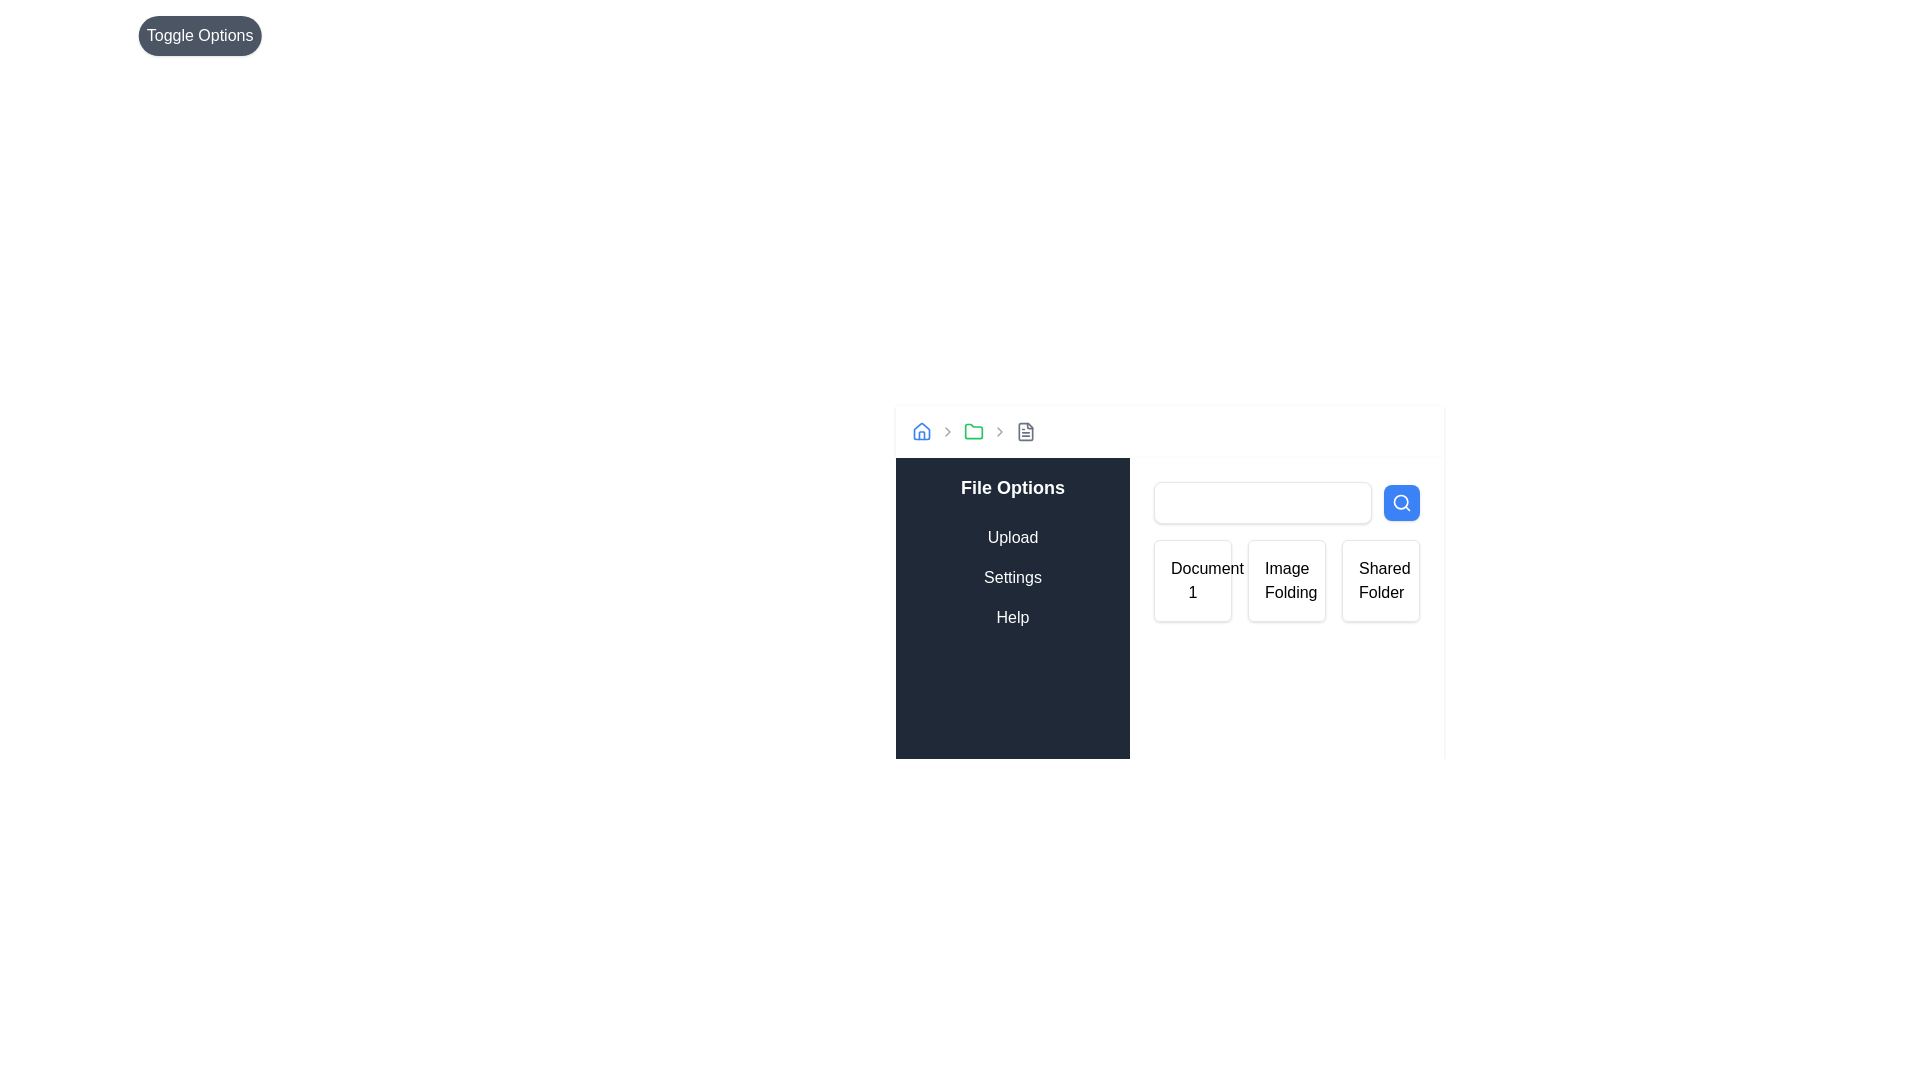 This screenshot has height=1080, width=1920. I want to click on the 'Upload' button, which is the first button in the vertical stack of 'File Options' sidebar, to initiate the upload process, so click(1012, 536).